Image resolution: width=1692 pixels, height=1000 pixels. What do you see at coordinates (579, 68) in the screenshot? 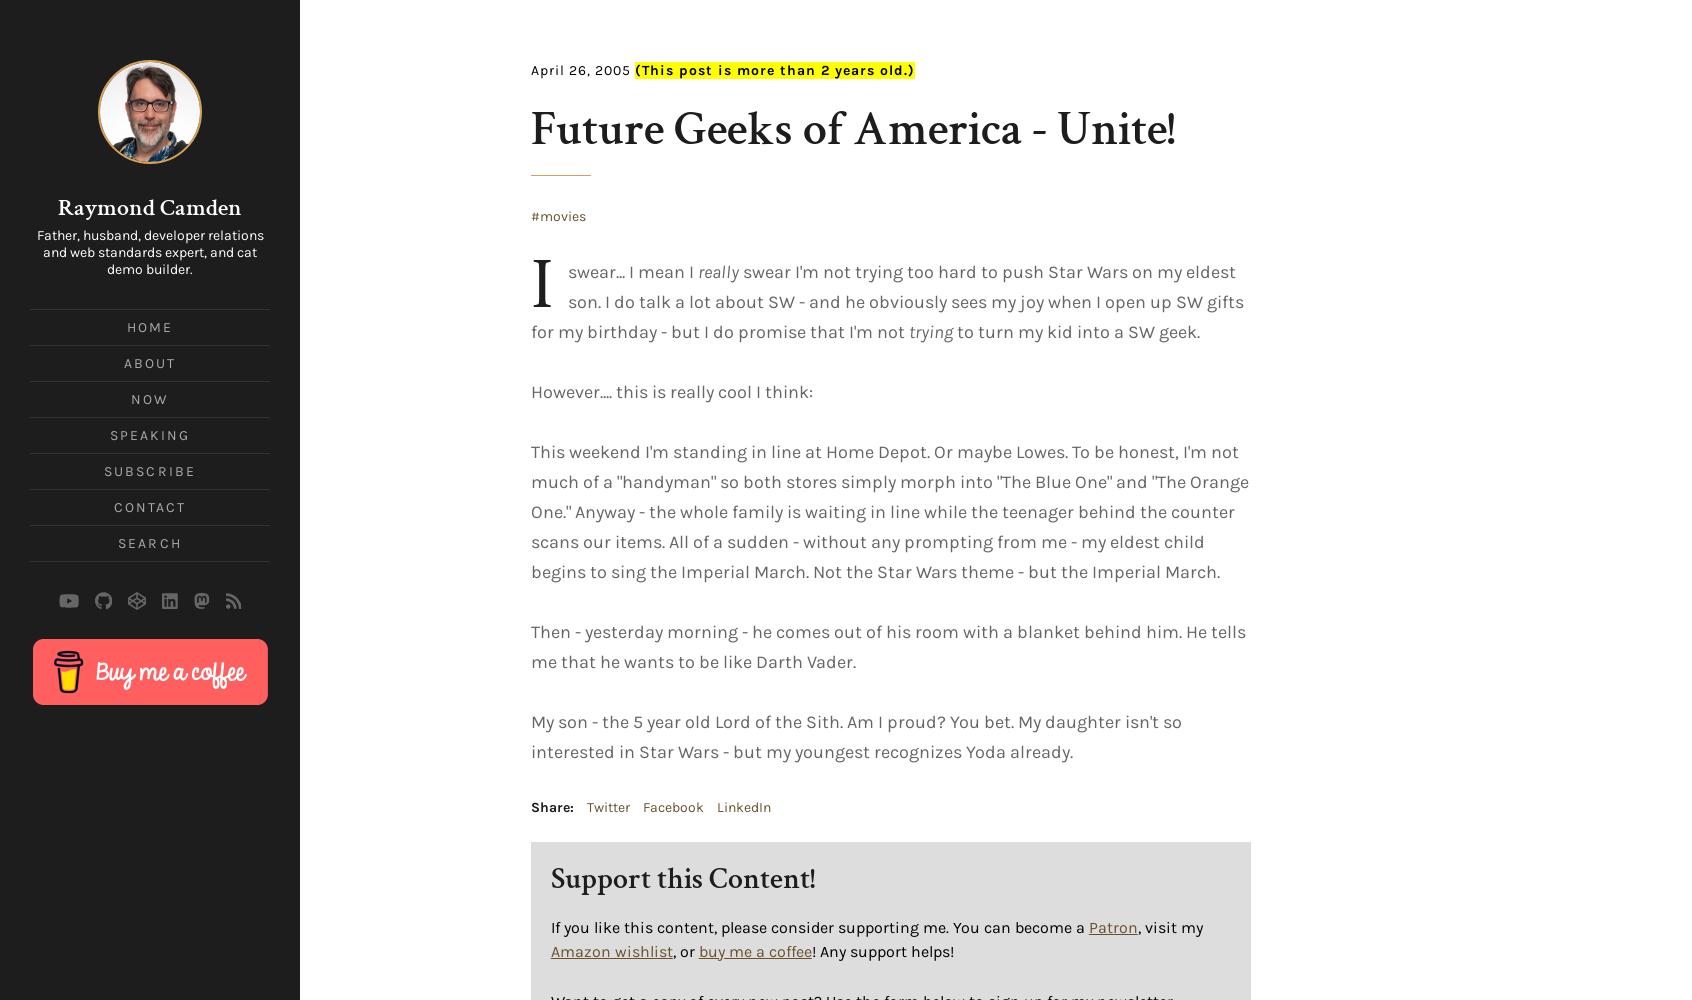
I see `'April 26, 2005'` at bounding box center [579, 68].